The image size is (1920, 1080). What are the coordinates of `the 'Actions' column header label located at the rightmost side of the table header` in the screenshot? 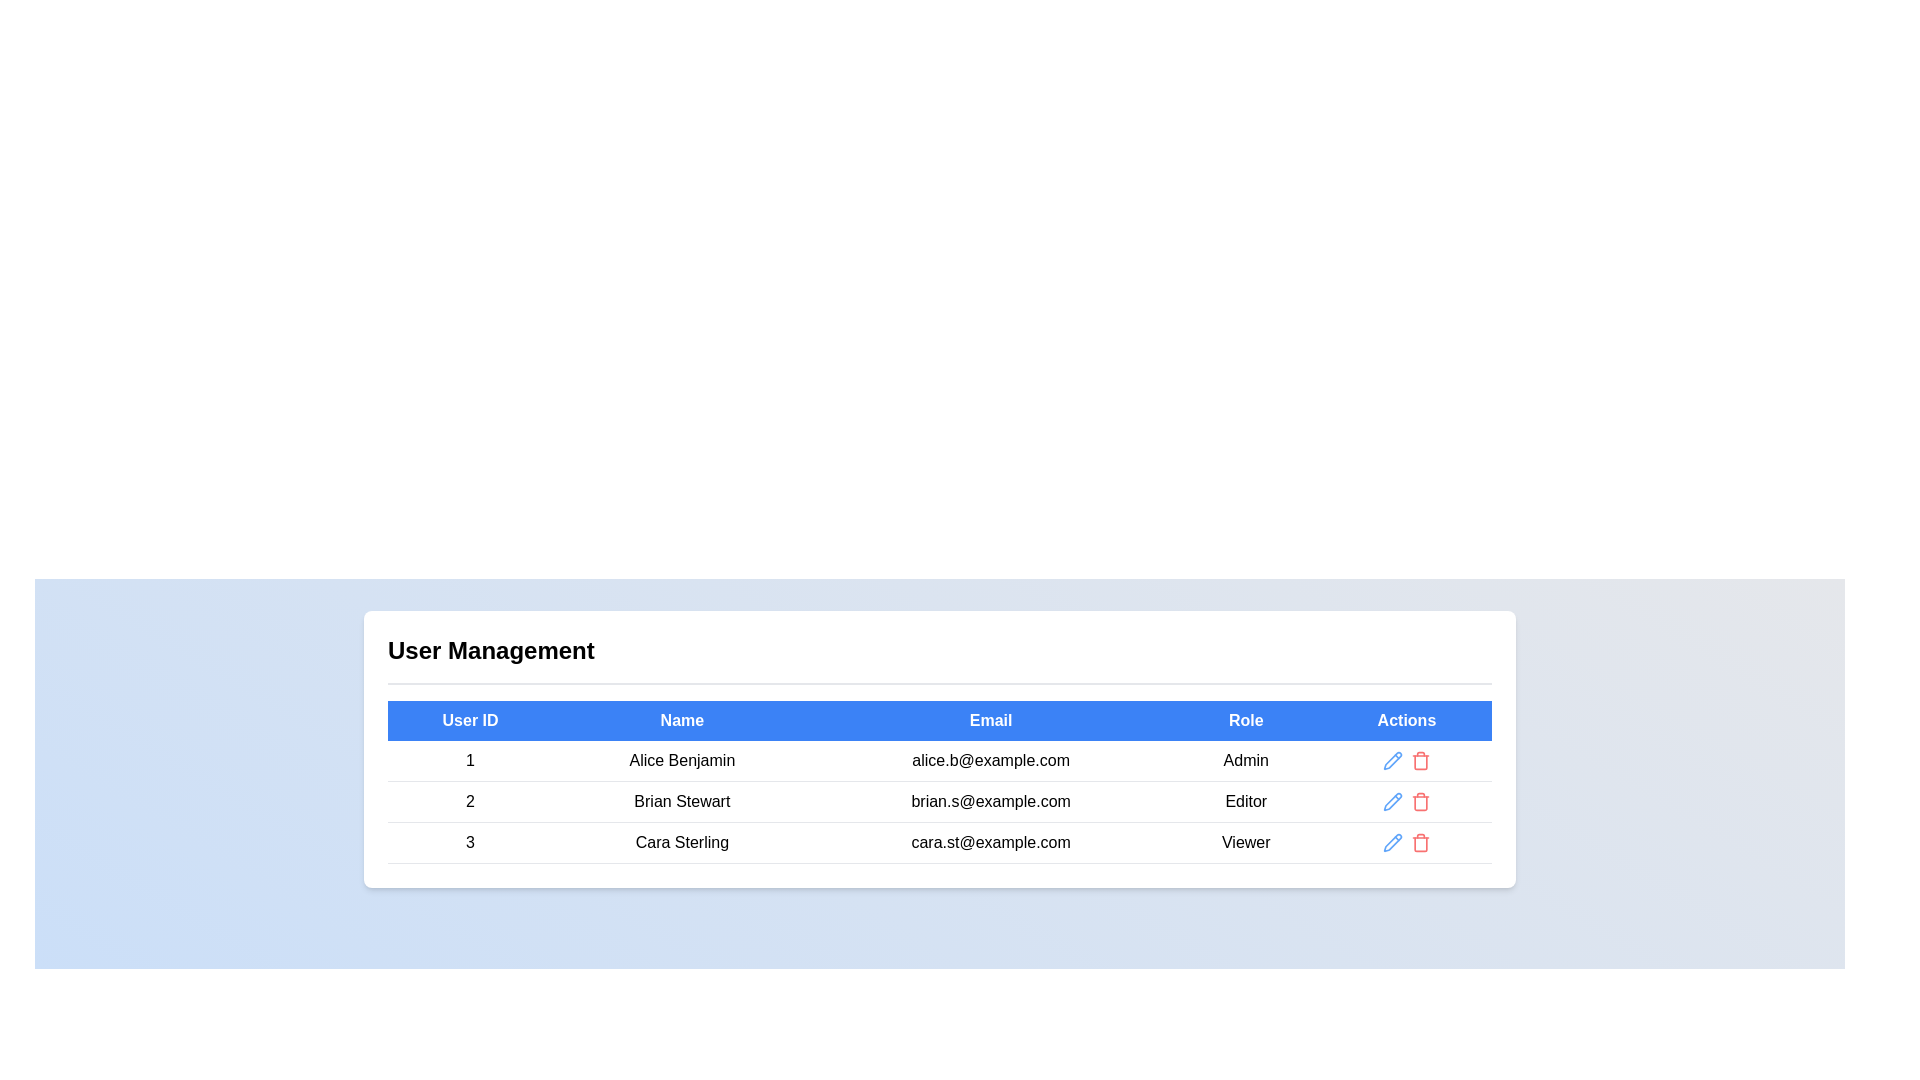 It's located at (1405, 721).